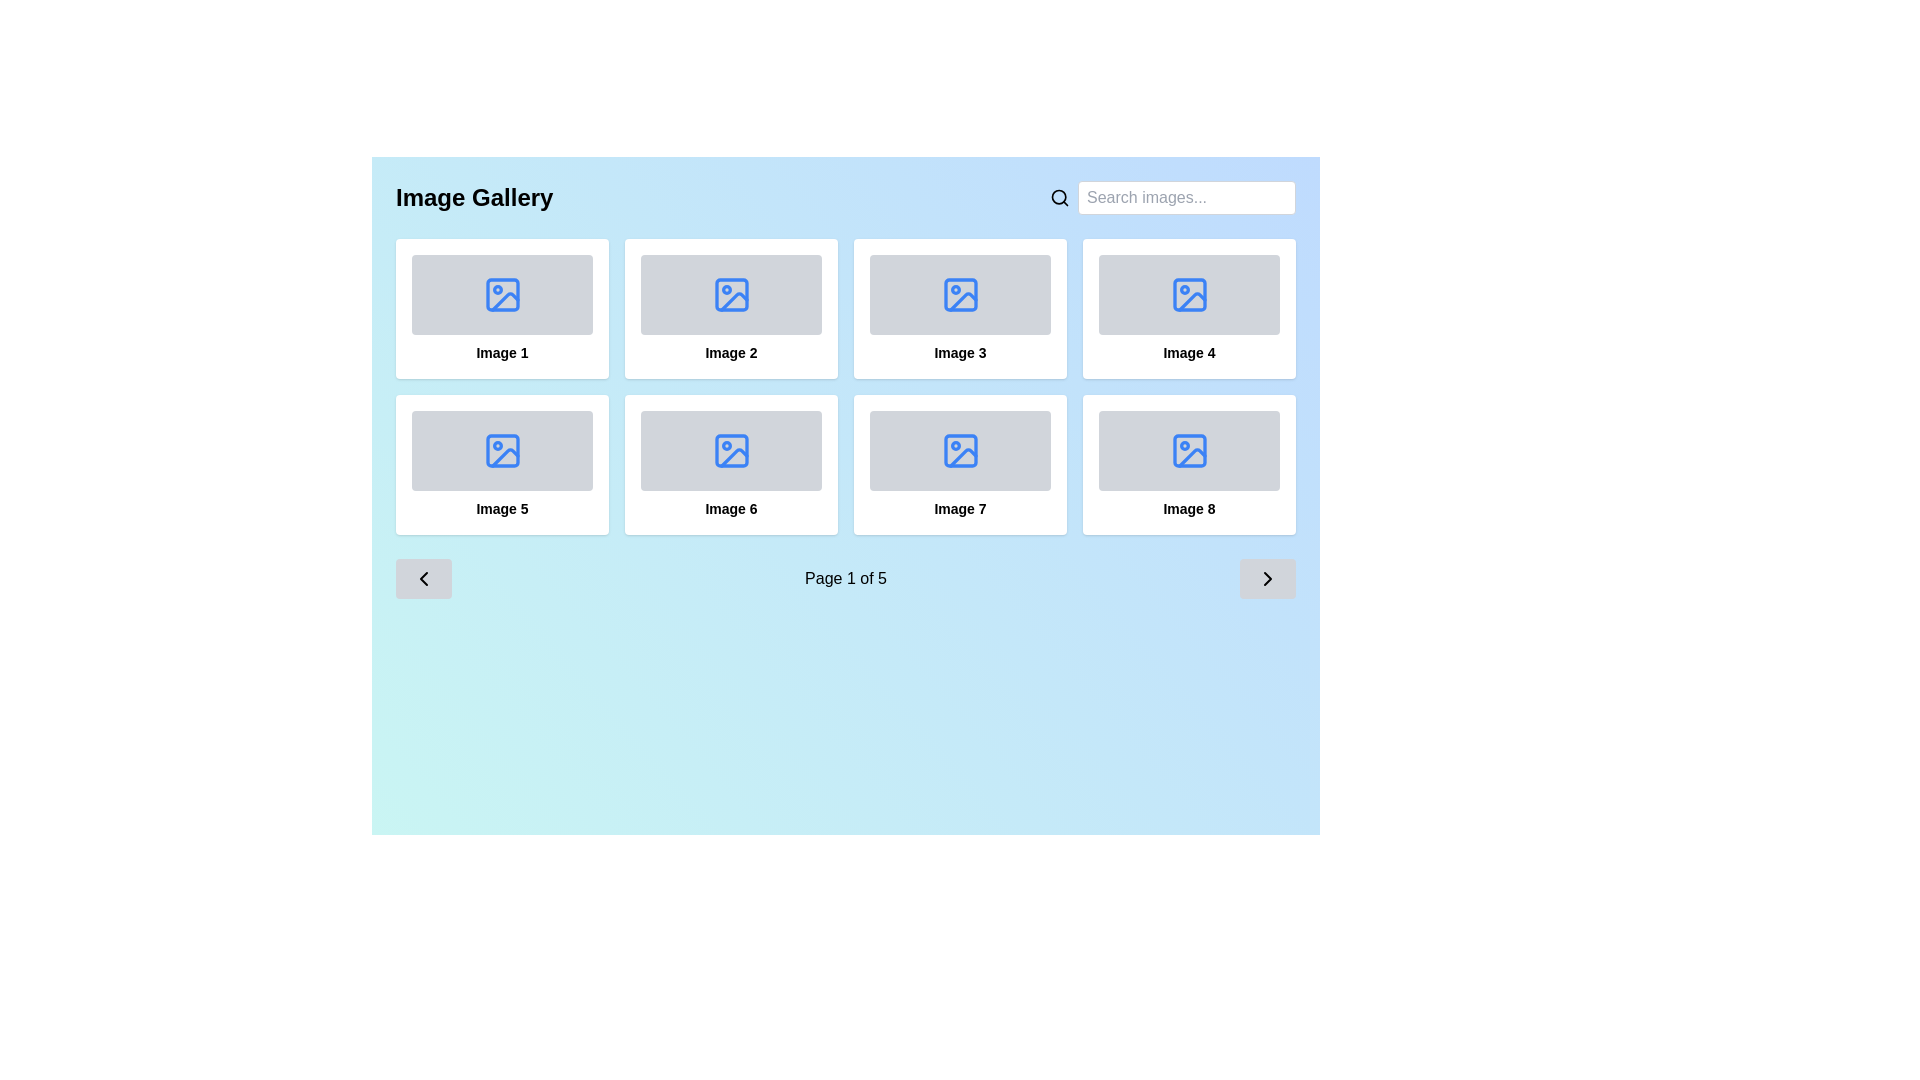  Describe the element at coordinates (502, 451) in the screenshot. I see `the blue SVG icon representing an image placeholder located in the second row and first column of the image gallery grid` at that location.